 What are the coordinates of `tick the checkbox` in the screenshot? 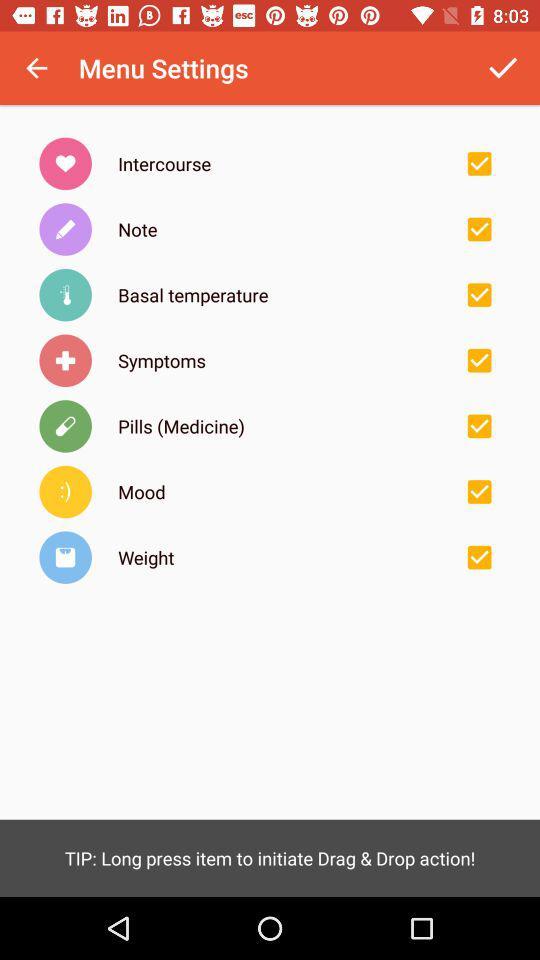 It's located at (478, 426).